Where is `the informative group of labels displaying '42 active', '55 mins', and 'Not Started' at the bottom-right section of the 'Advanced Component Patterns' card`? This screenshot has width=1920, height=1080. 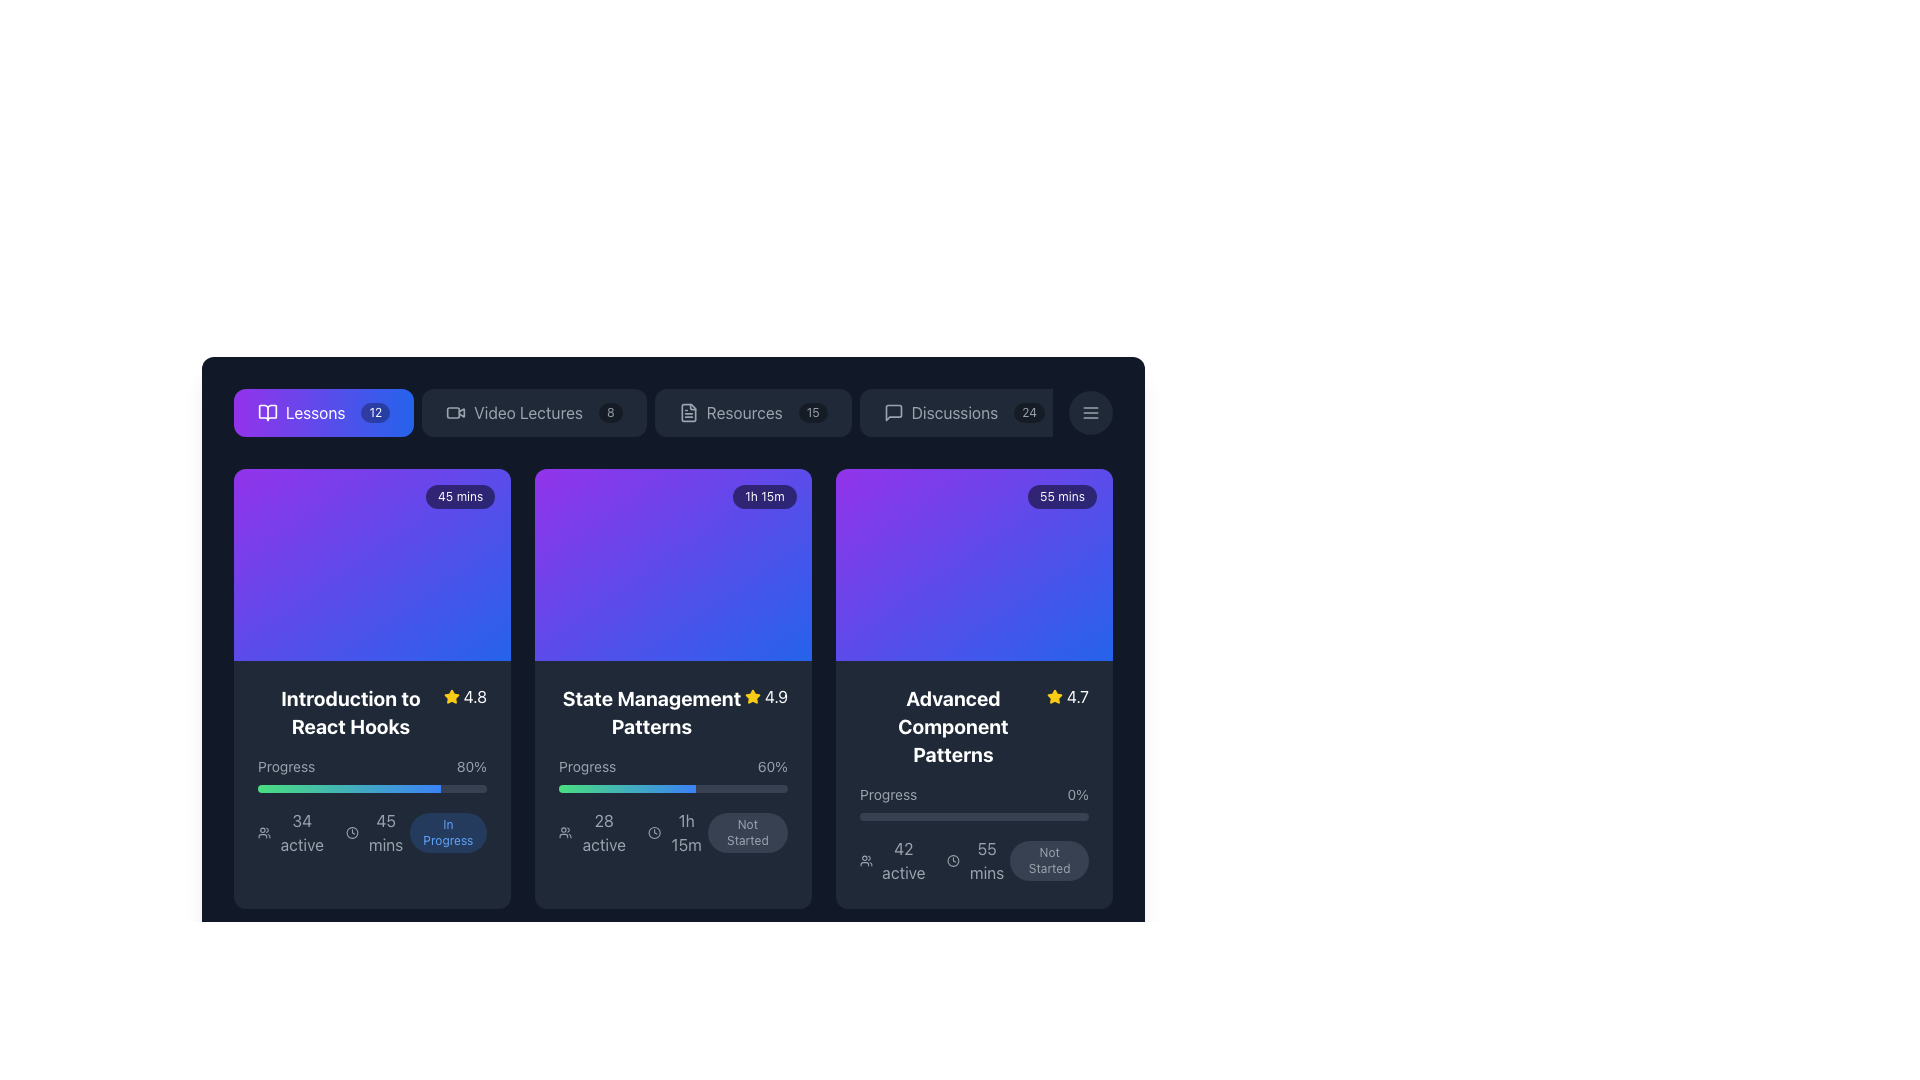 the informative group of labels displaying '42 active', '55 mins', and 'Not Started' at the bottom-right section of the 'Advanced Component Patterns' card is located at coordinates (974, 859).